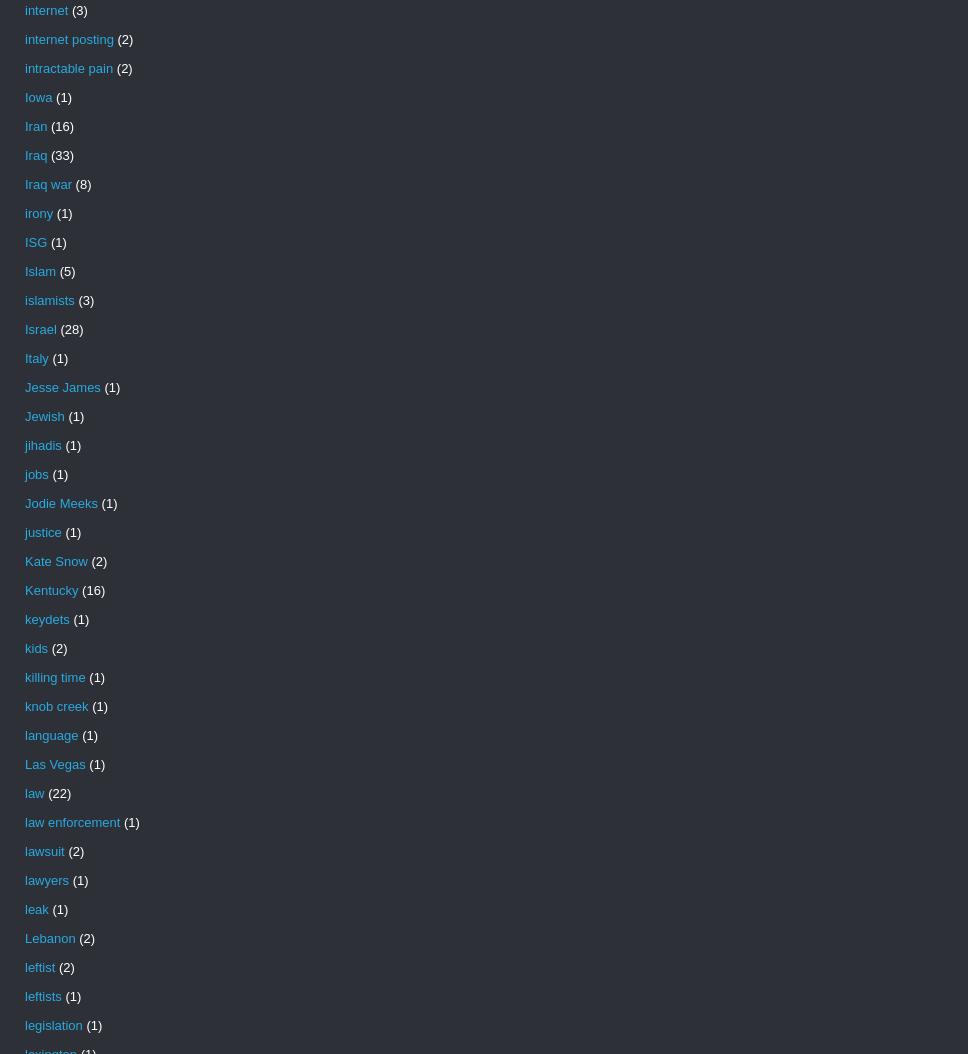 This screenshot has width=968, height=1054. I want to click on 'intractable pain', so click(68, 67).